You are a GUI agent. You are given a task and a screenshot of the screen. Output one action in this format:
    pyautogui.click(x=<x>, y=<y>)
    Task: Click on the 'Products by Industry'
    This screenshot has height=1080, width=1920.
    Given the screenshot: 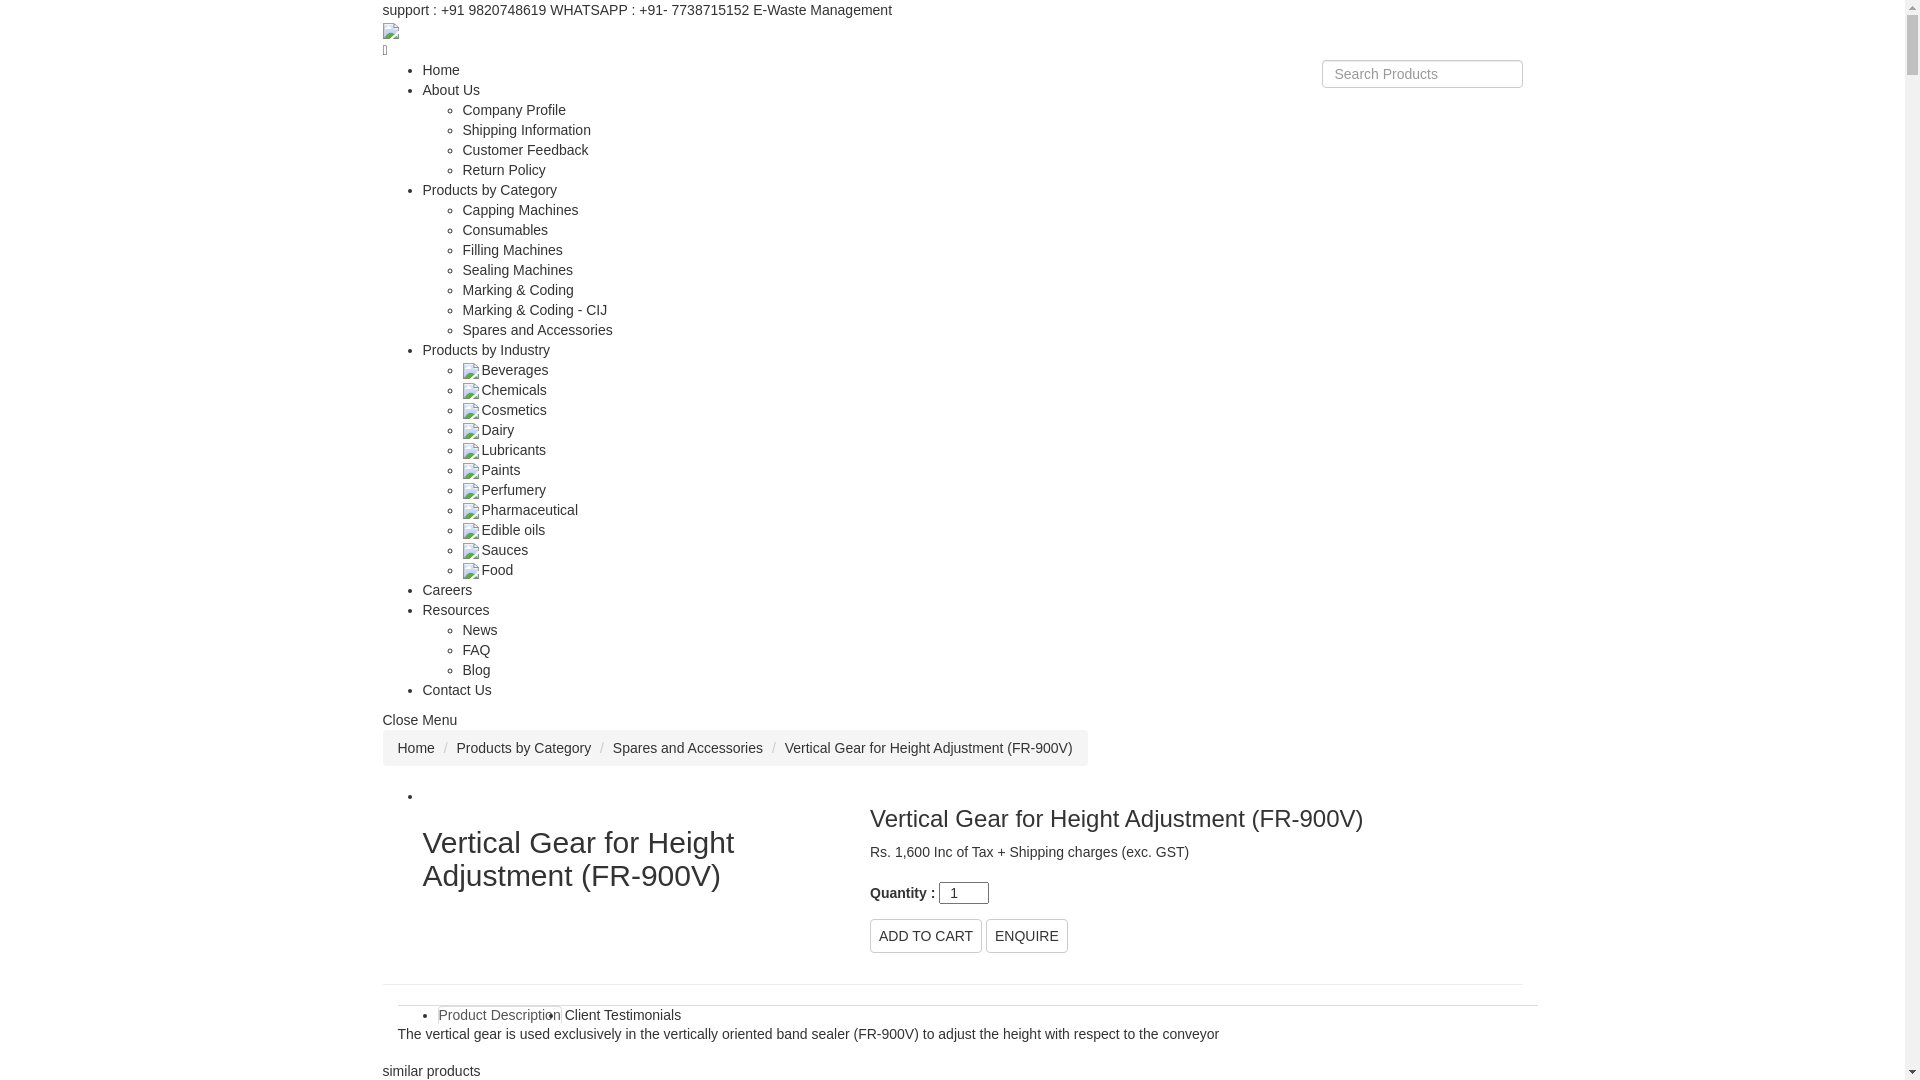 What is the action you would take?
    pyautogui.click(x=485, y=349)
    